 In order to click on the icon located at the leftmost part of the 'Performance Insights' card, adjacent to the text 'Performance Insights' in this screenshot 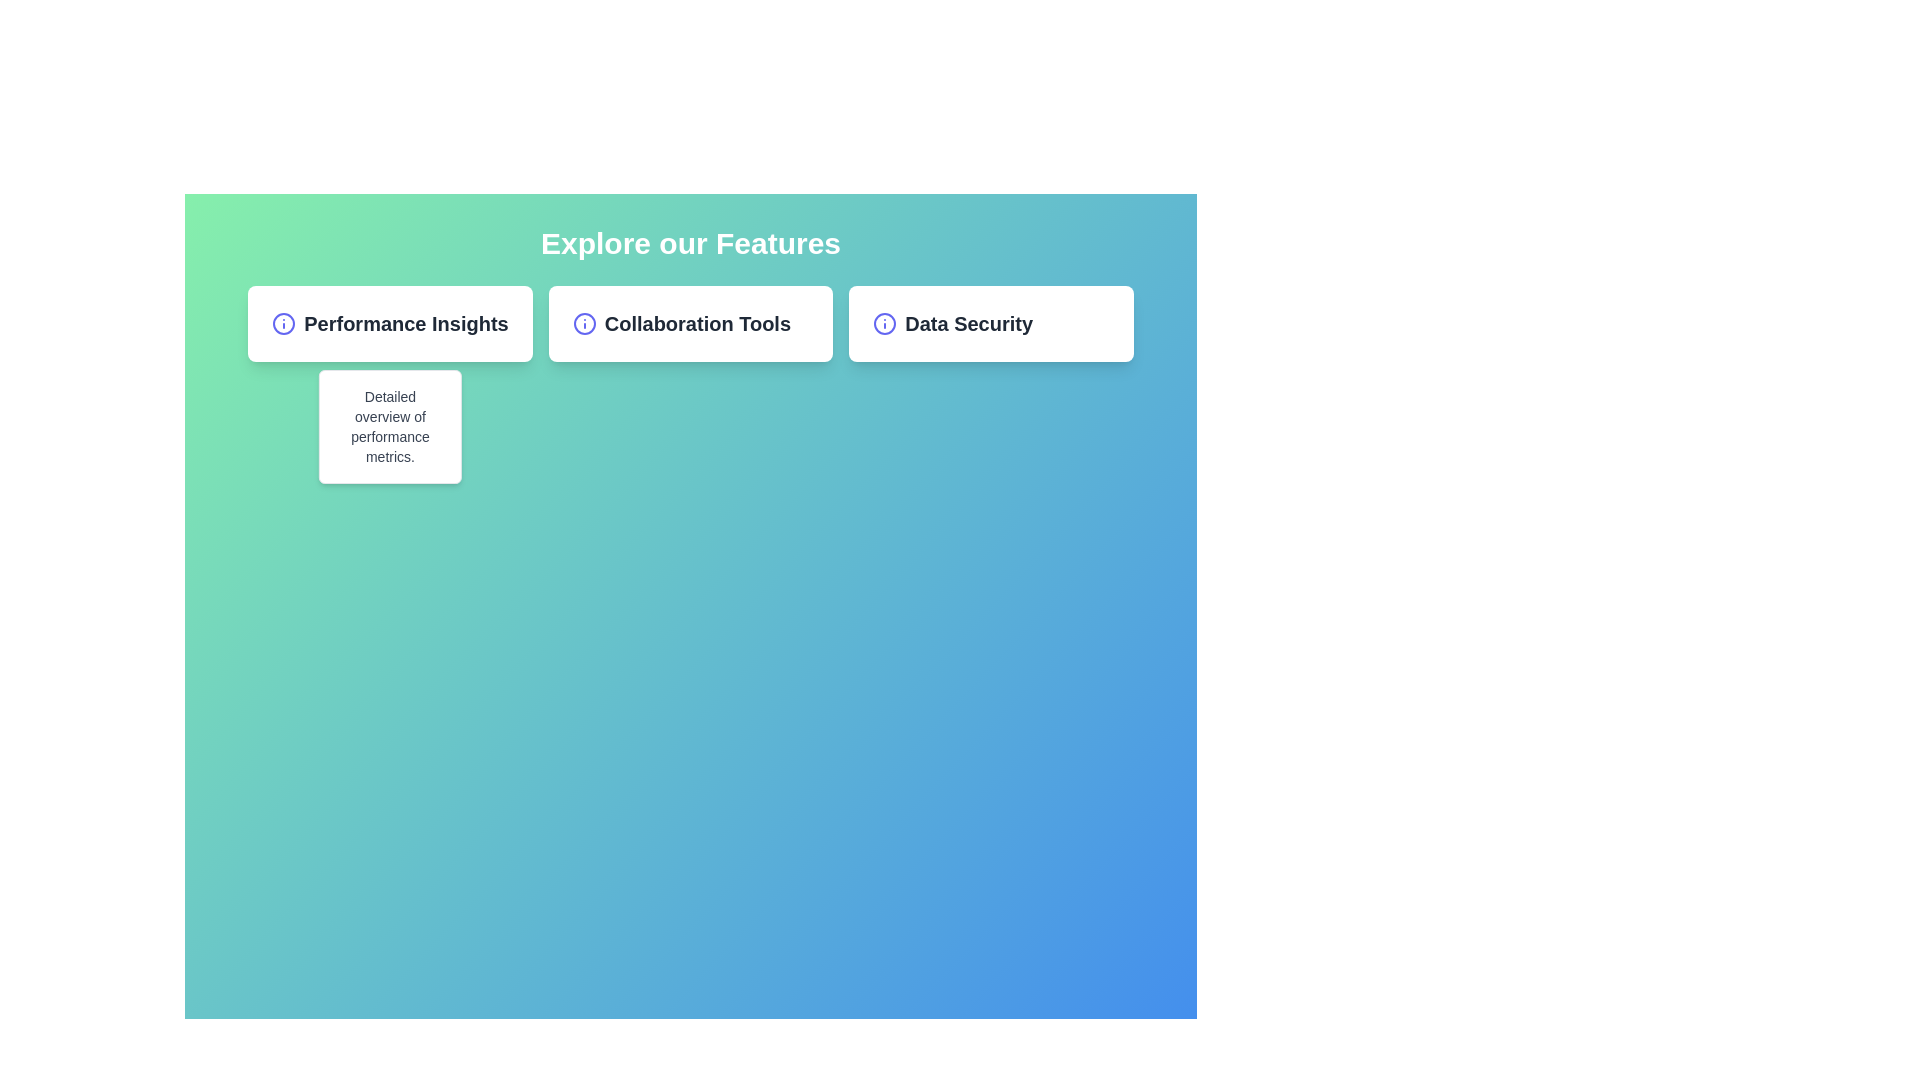, I will do `click(282, 323)`.